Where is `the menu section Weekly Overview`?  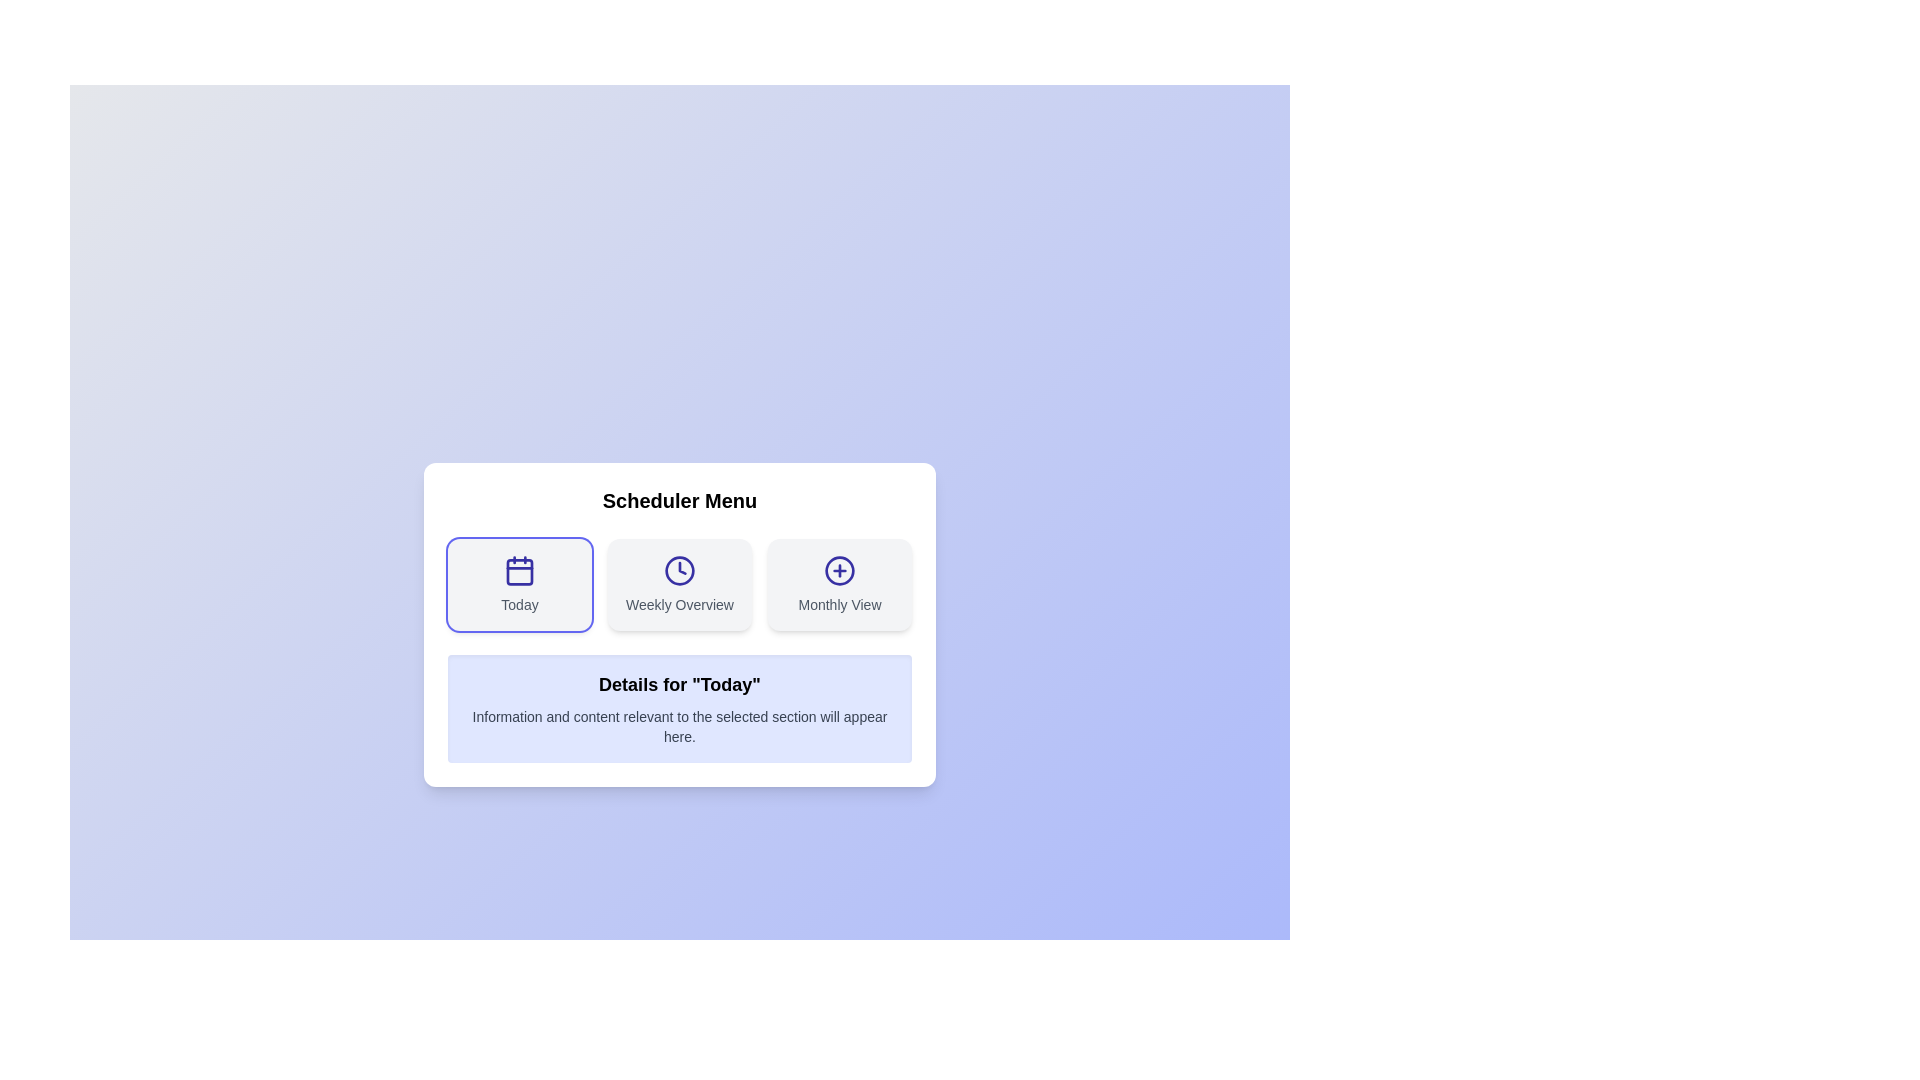 the menu section Weekly Overview is located at coordinates (680, 585).